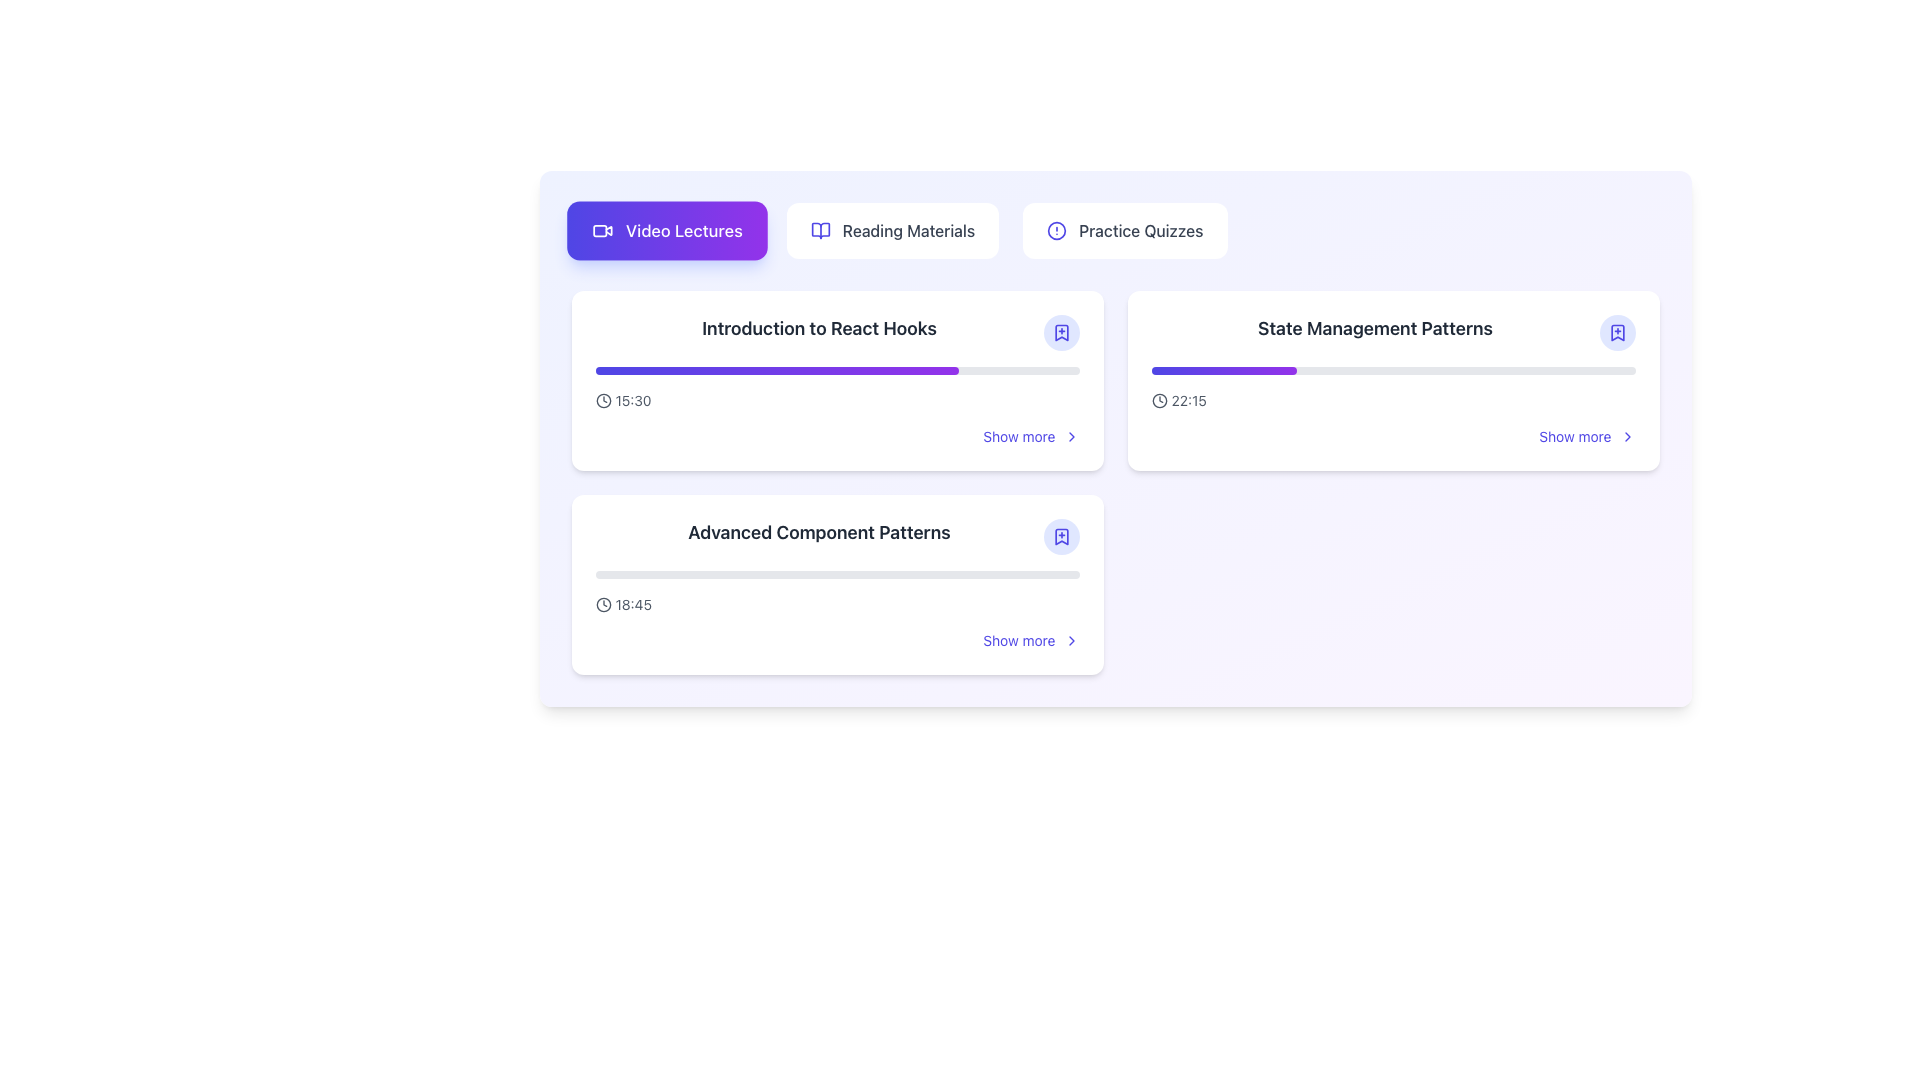  Describe the element at coordinates (602, 604) in the screenshot. I see `the time icon located to the left of the '18:45' string in the 'Advanced Component Patterns' card` at that location.